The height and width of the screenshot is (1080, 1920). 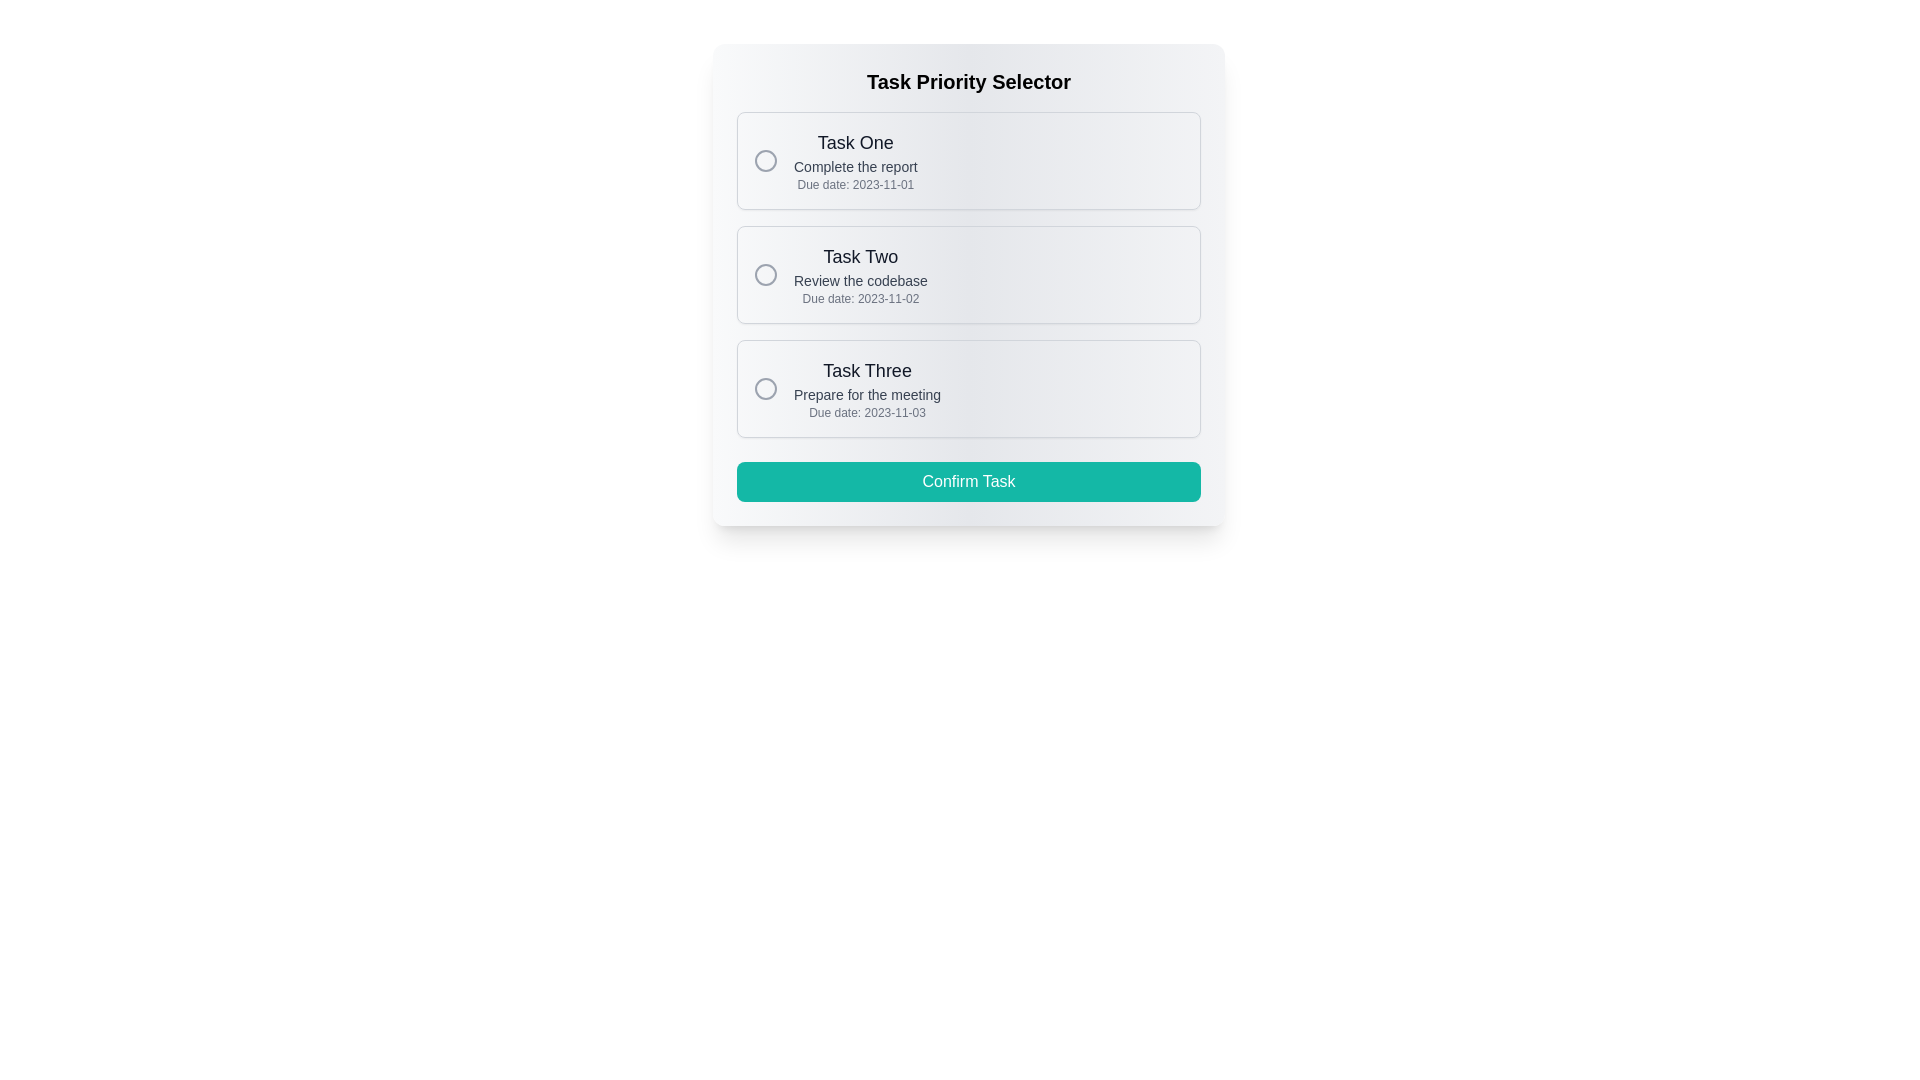 What do you see at coordinates (855, 160) in the screenshot?
I see `the textual content block representing the topmost task item under 'Task Priority Selector'` at bounding box center [855, 160].